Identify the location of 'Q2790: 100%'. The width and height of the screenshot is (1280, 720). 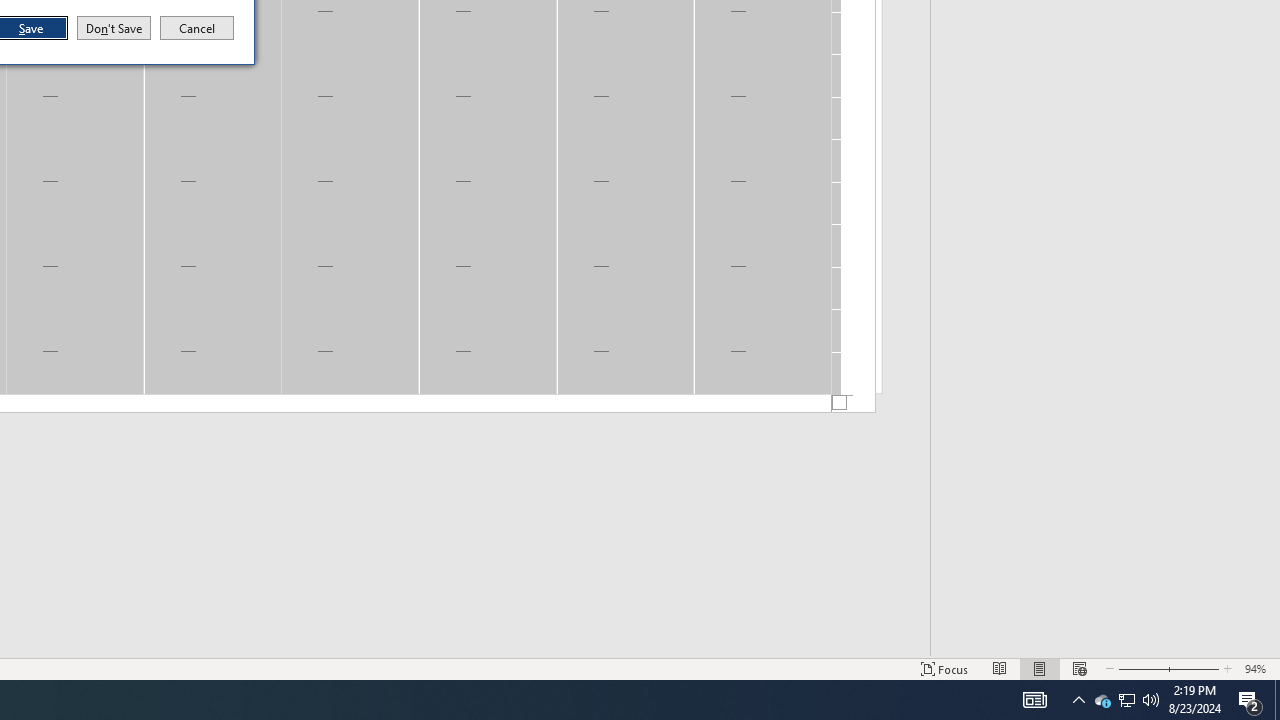
(1151, 698).